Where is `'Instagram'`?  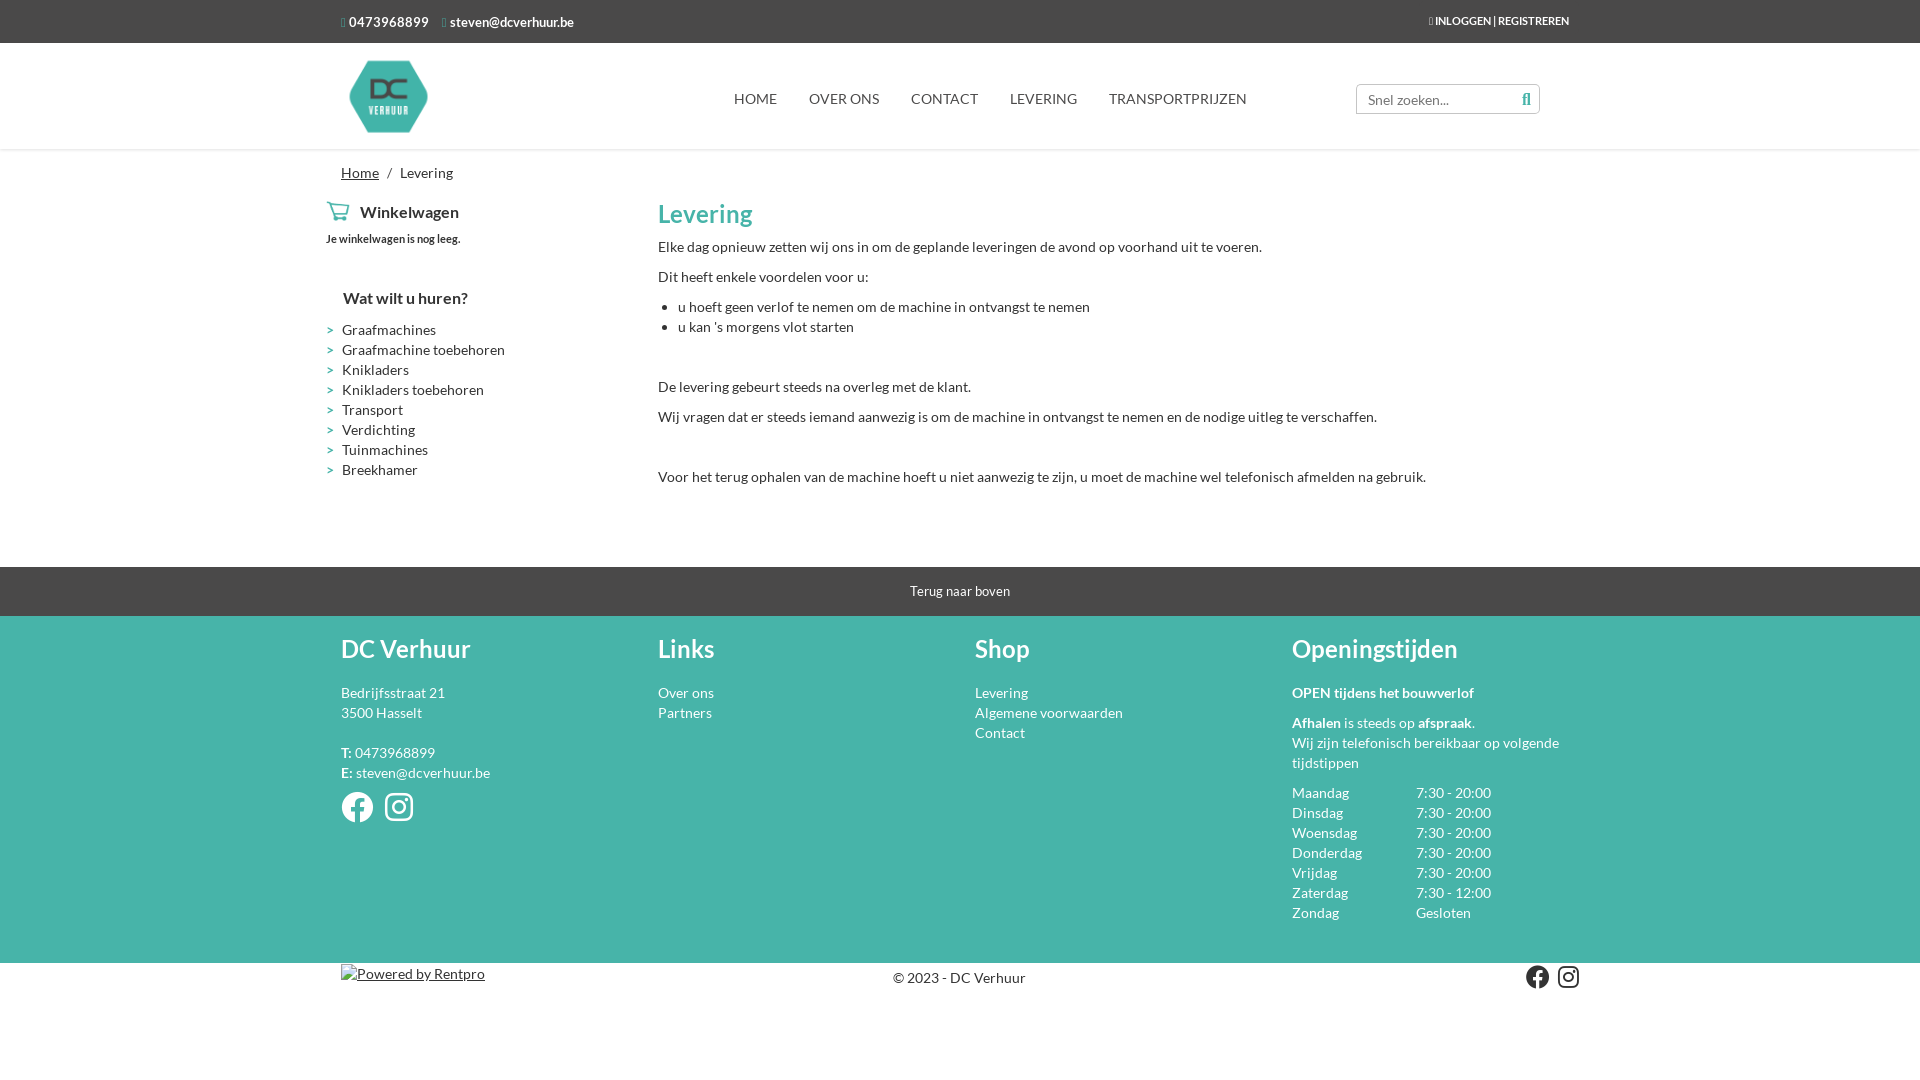
'Instagram' is located at coordinates (1563, 979).